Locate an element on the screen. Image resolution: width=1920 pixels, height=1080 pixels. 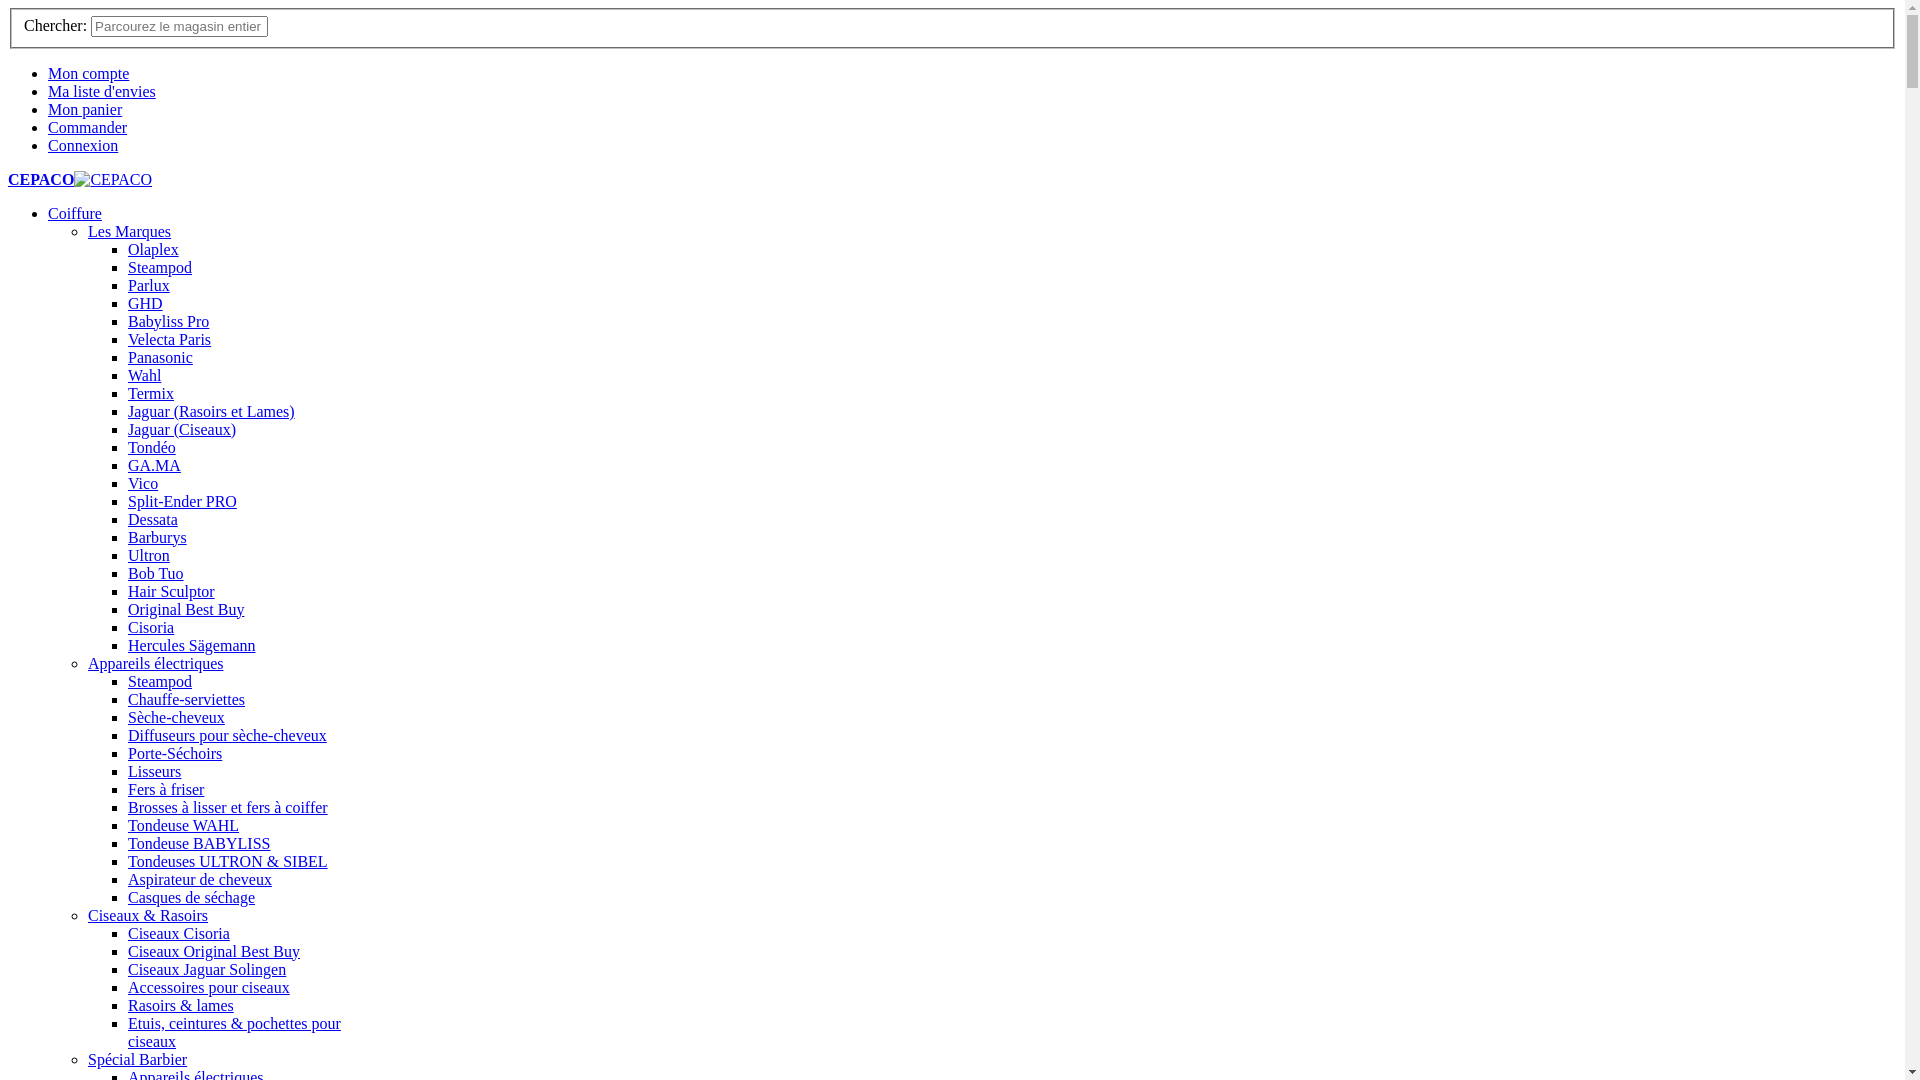
'Barburys' is located at coordinates (156, 536).